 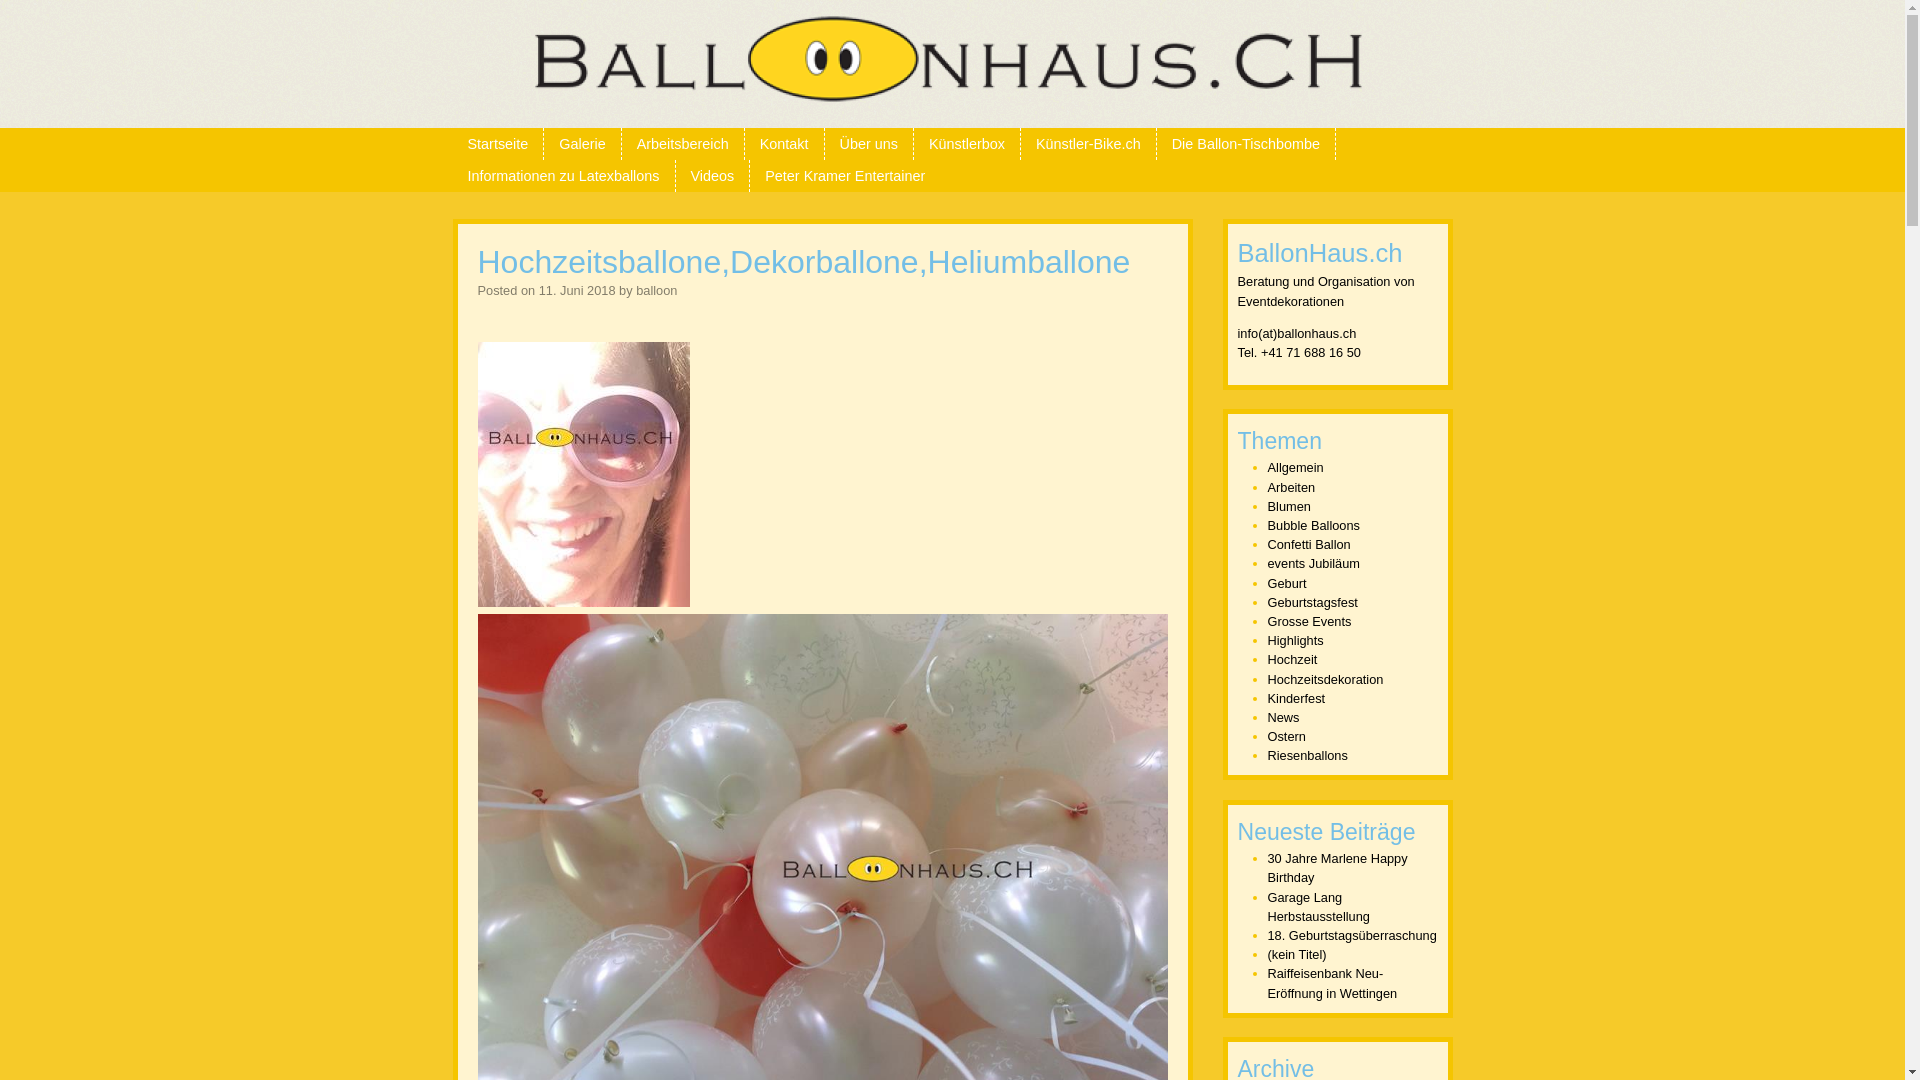 What do you see at coordinates (543, 142) in the screenshot?
I see `'Galerie'` at bounding box center [543, 142].